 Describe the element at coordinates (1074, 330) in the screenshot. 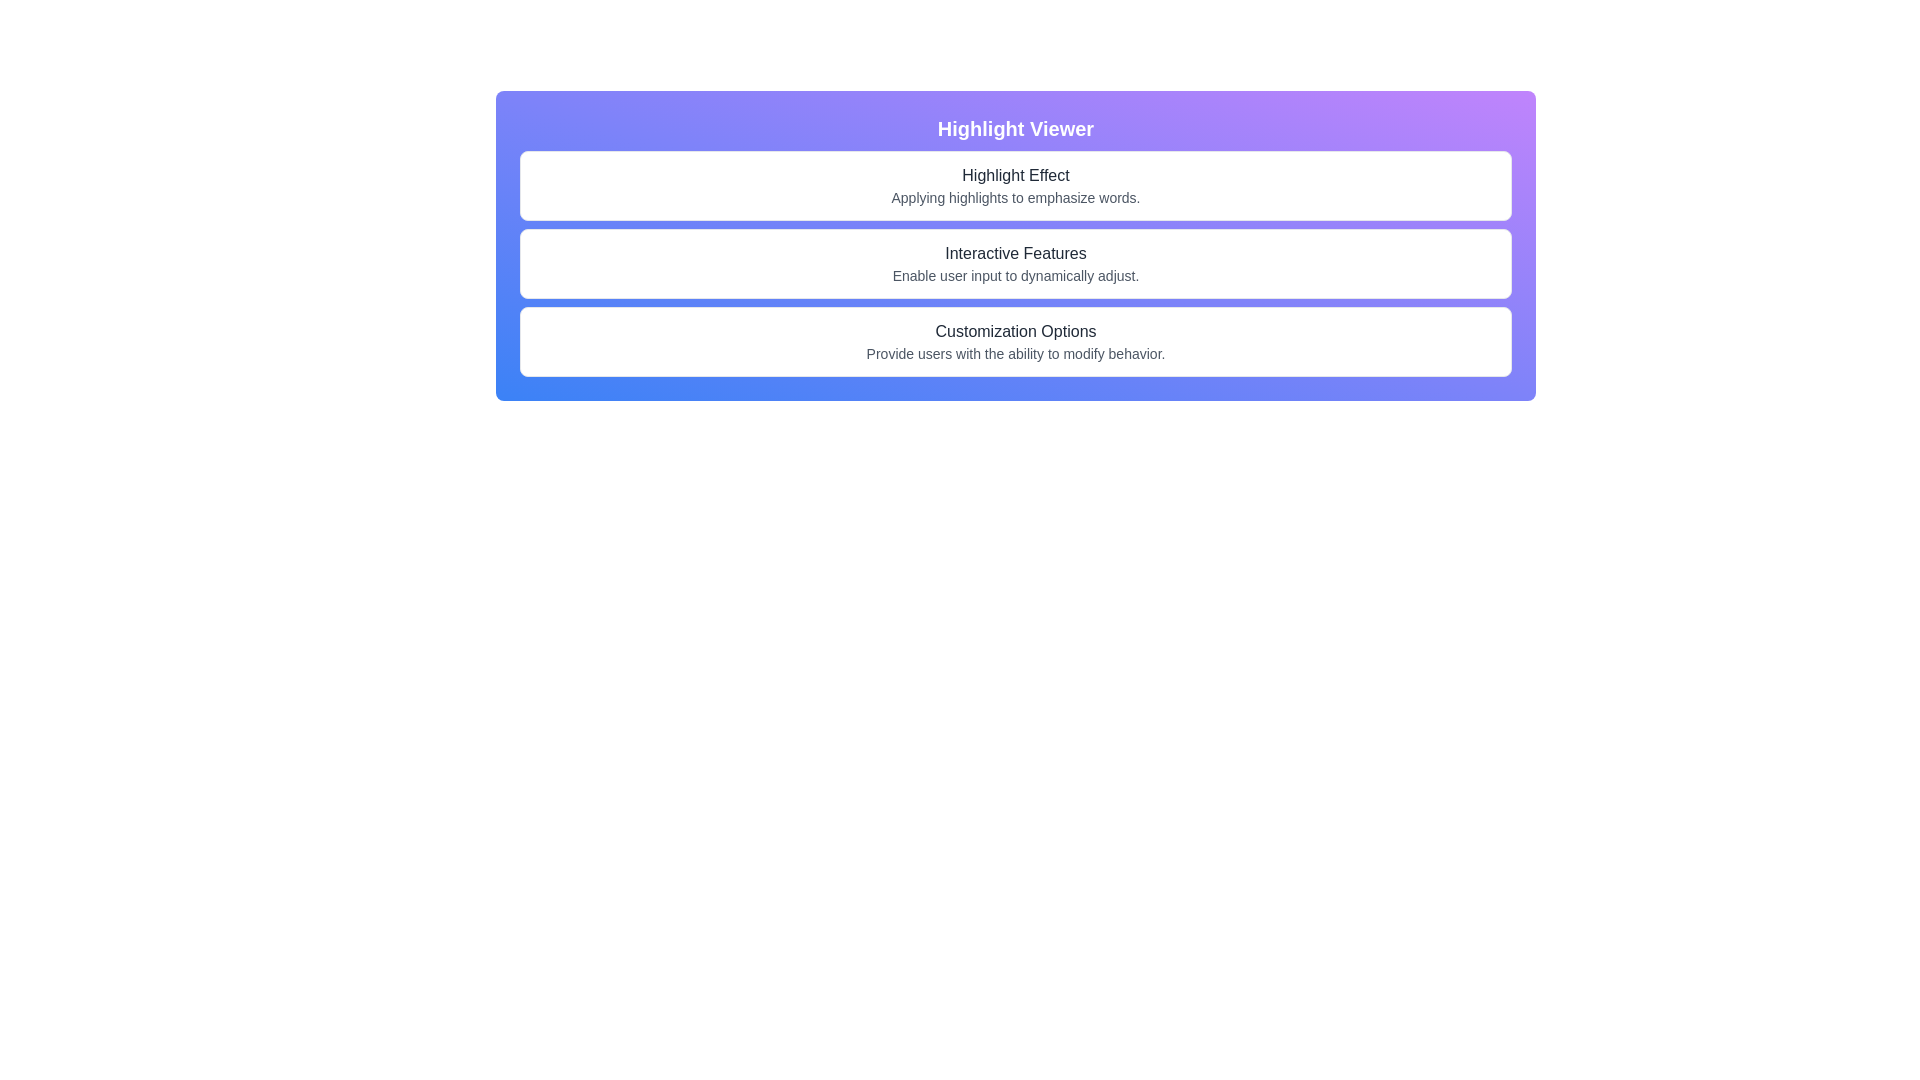

I see `the 20th character in the text 'Customization Options' within the 'Highlight Viewer' panel` at that location.